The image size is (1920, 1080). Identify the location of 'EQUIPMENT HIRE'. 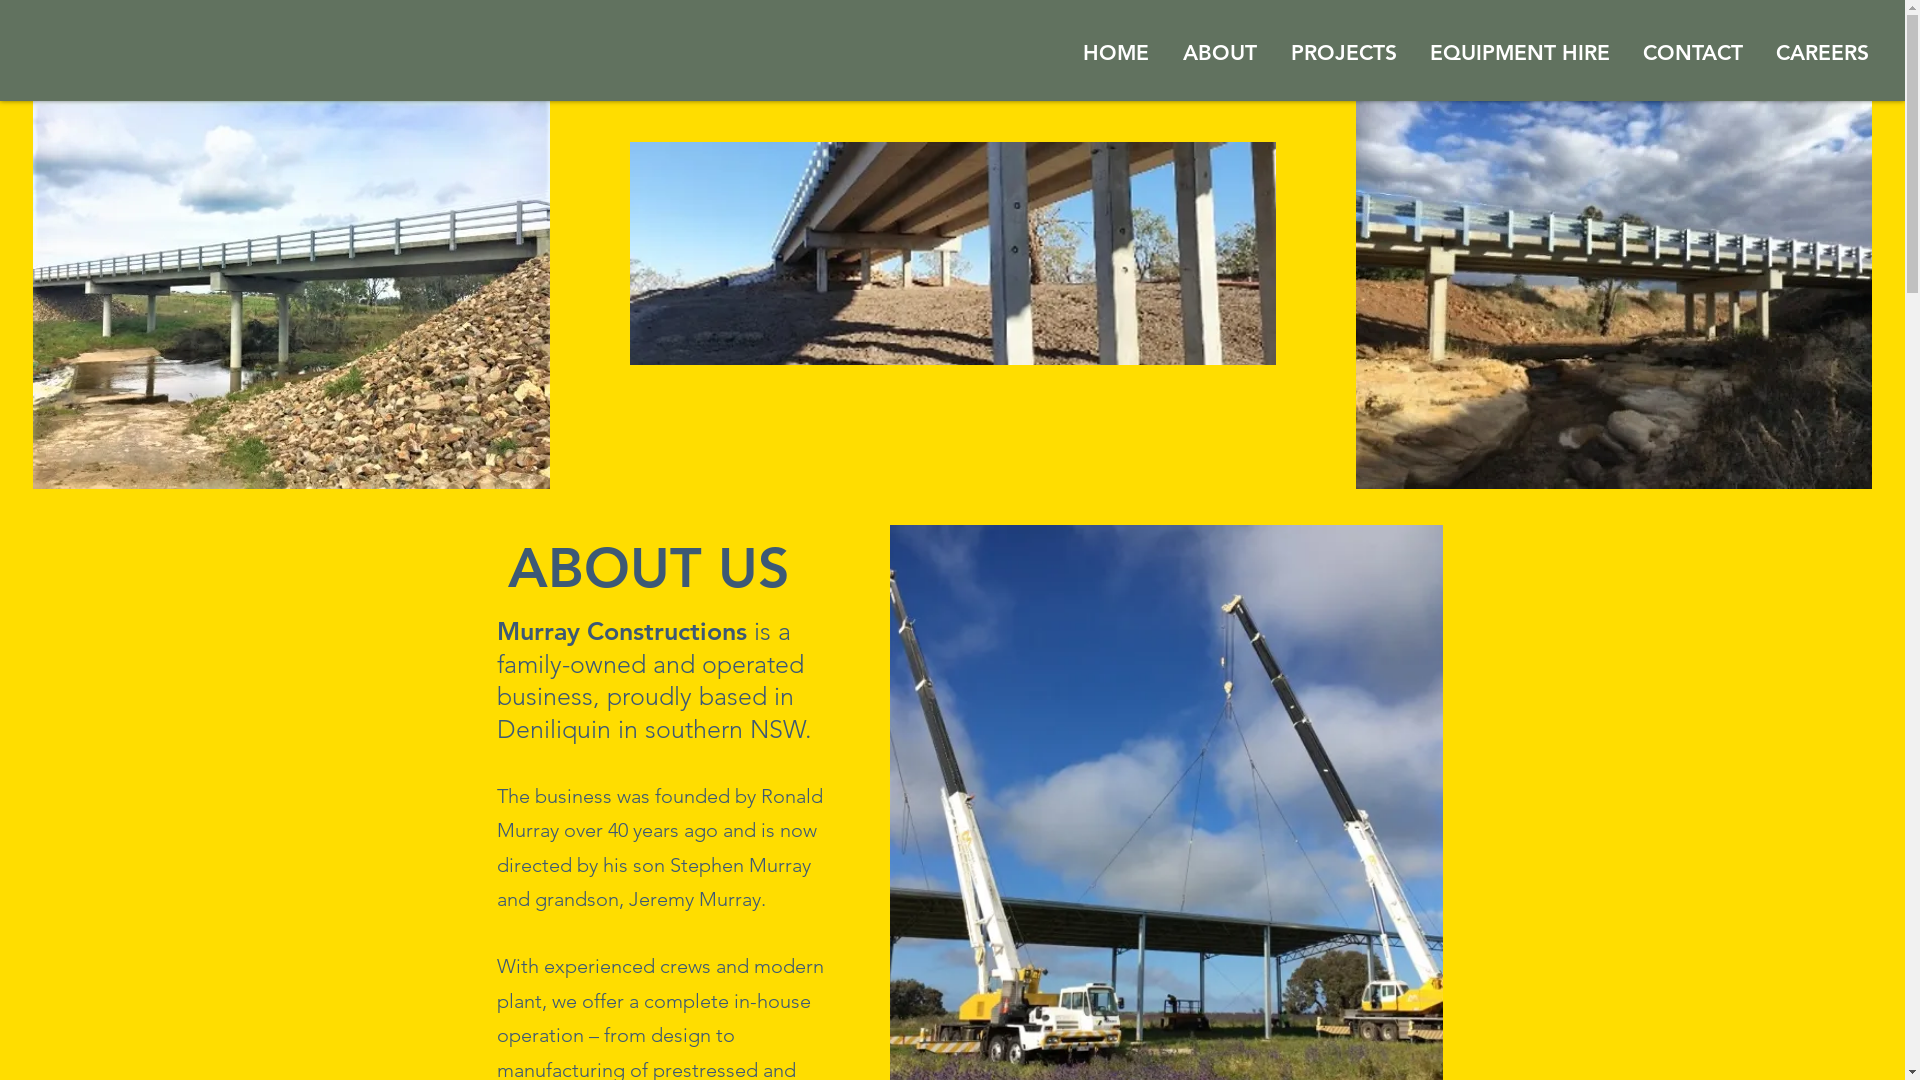
(1519, 51).